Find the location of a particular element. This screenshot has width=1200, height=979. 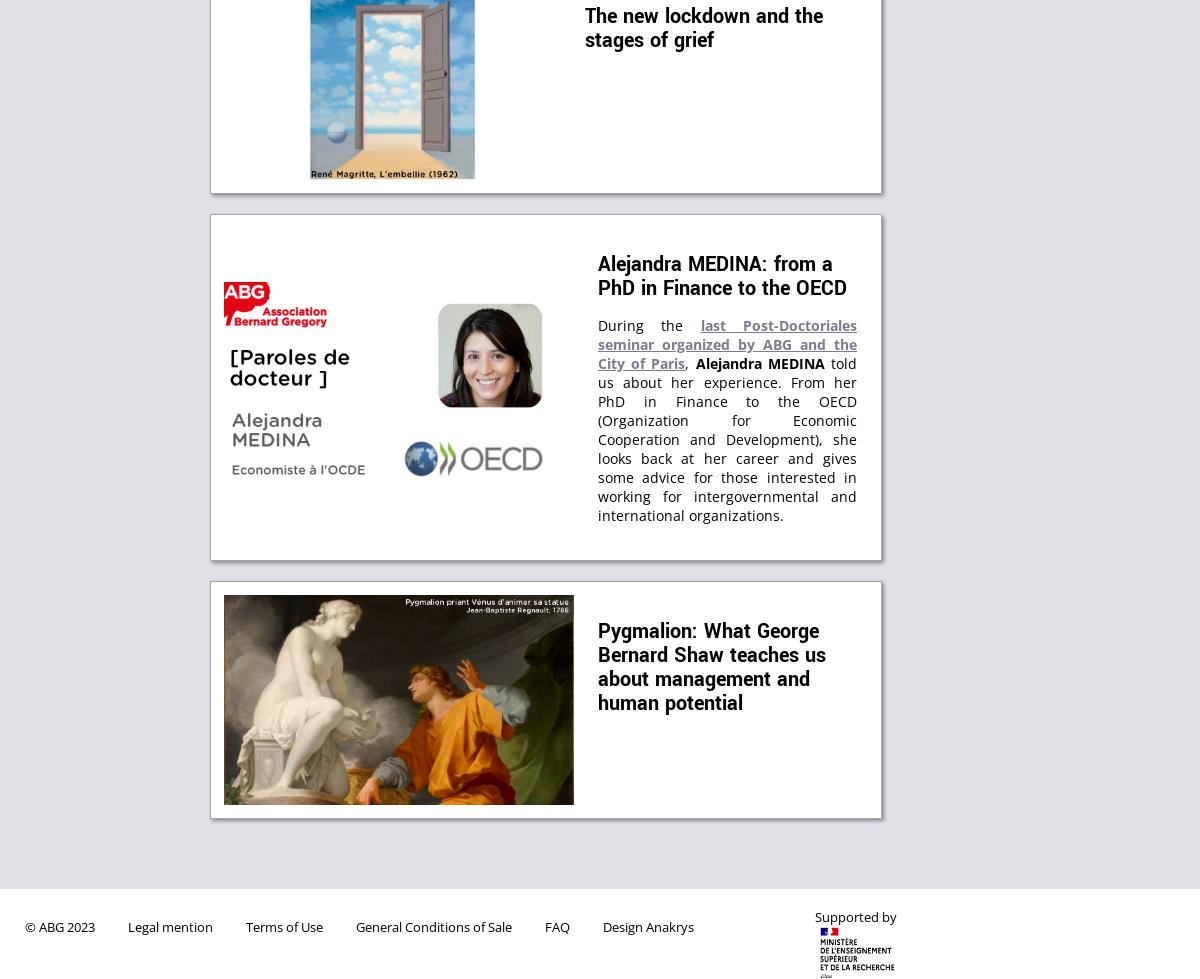

'told us about her experience. From her PhD in Finance to the OECD (Organization for Economic Cooperation and Development), she looks back at her career and gives some advice for those interested in working for intergovernmental and international organizations.' is located at coordinates (727, 439).